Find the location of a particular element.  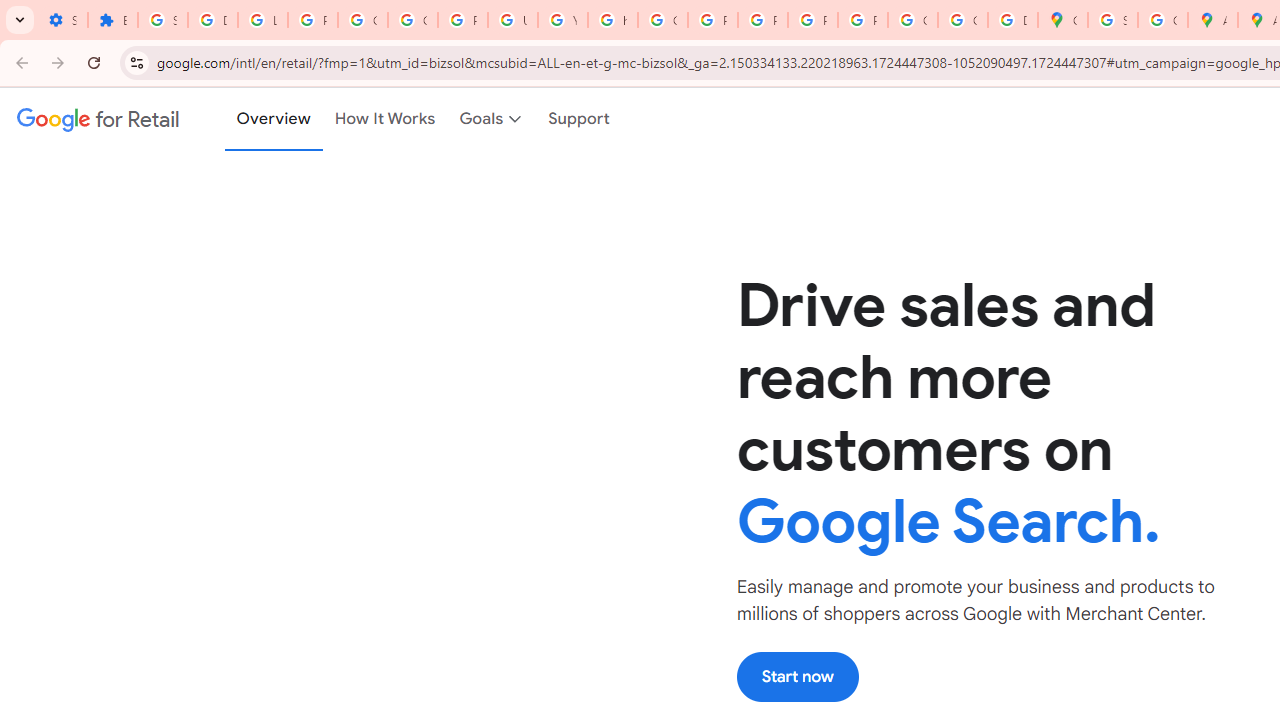

'Support' is located at coordinates (578, 119).